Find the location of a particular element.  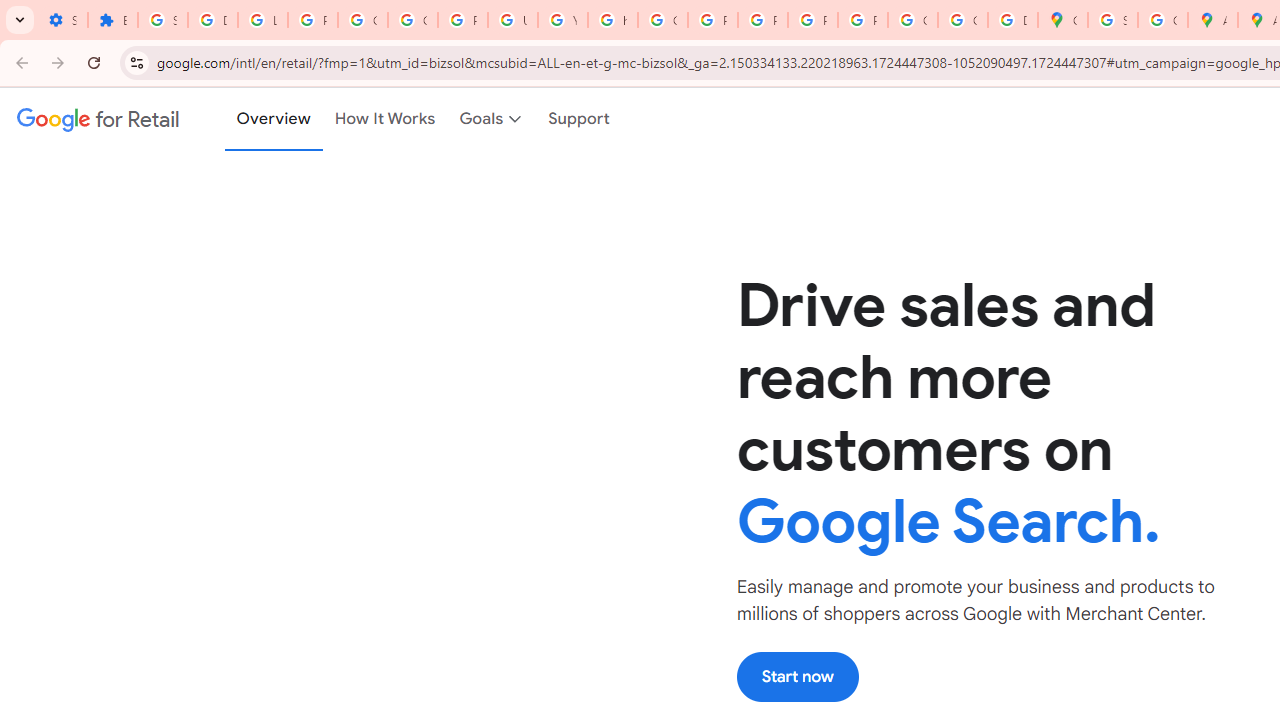

'Support' is located at coordinates (578, 119).